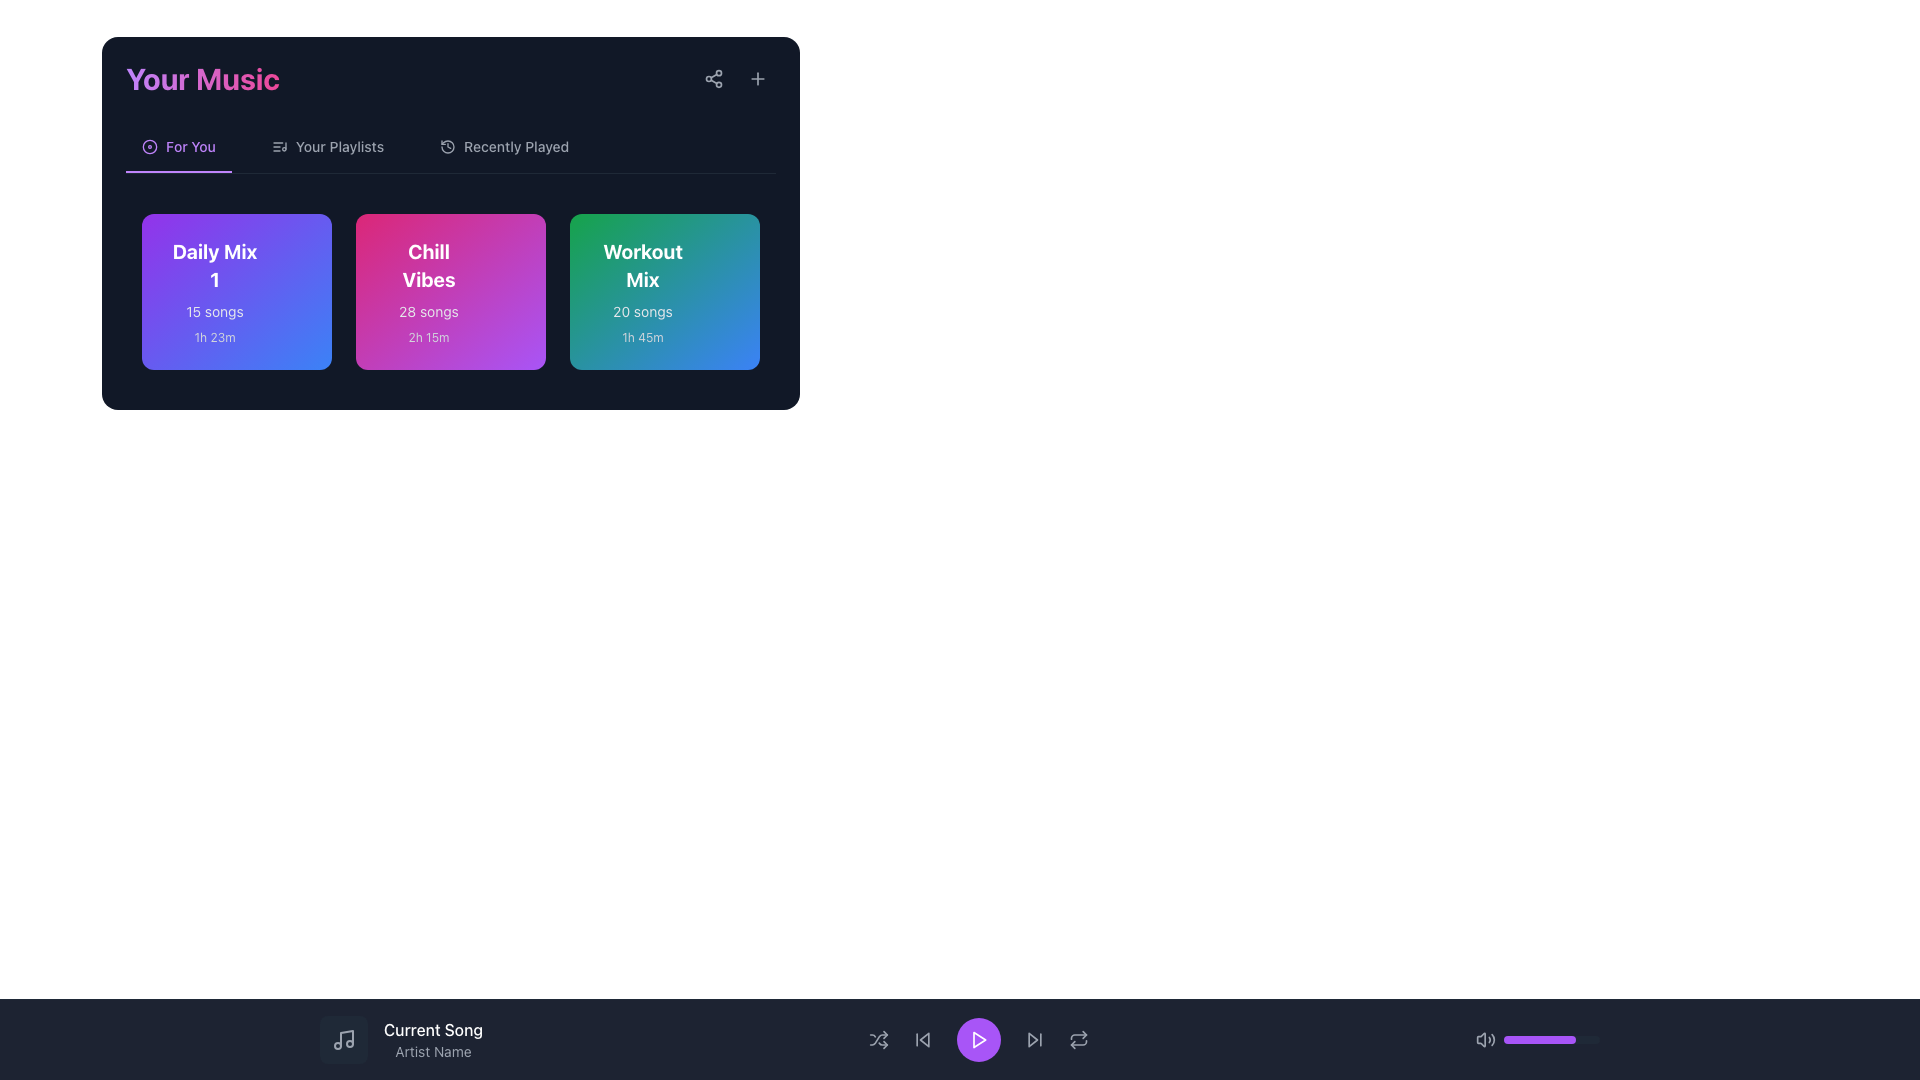  Describe the element at coordinates (278, 145) in the screenshot. I see `the music playlist icon in the navigation menu, which is the first icon under the 'Your Music' header, associated with the 'Your Playlists' label` at that location.